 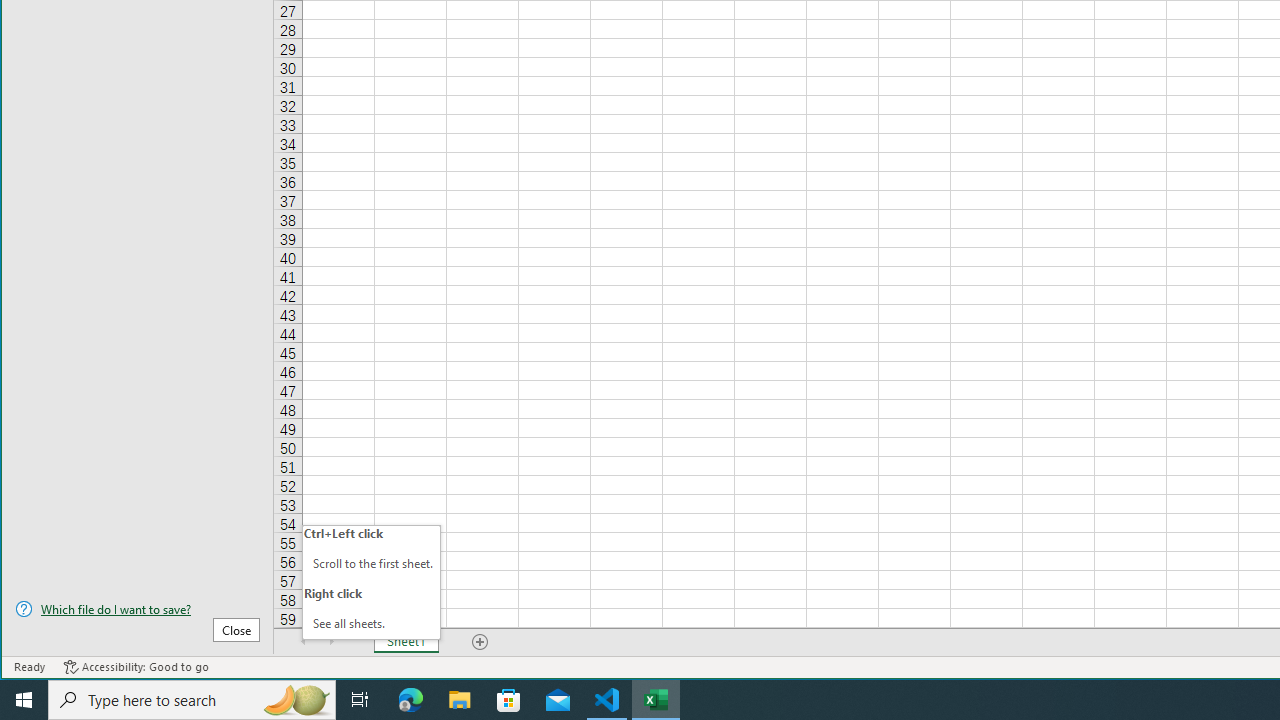 What do you see at coordinates (405, 641) in the screenshot?
I see `'Sheet1'` at bounding box center [405, 641].